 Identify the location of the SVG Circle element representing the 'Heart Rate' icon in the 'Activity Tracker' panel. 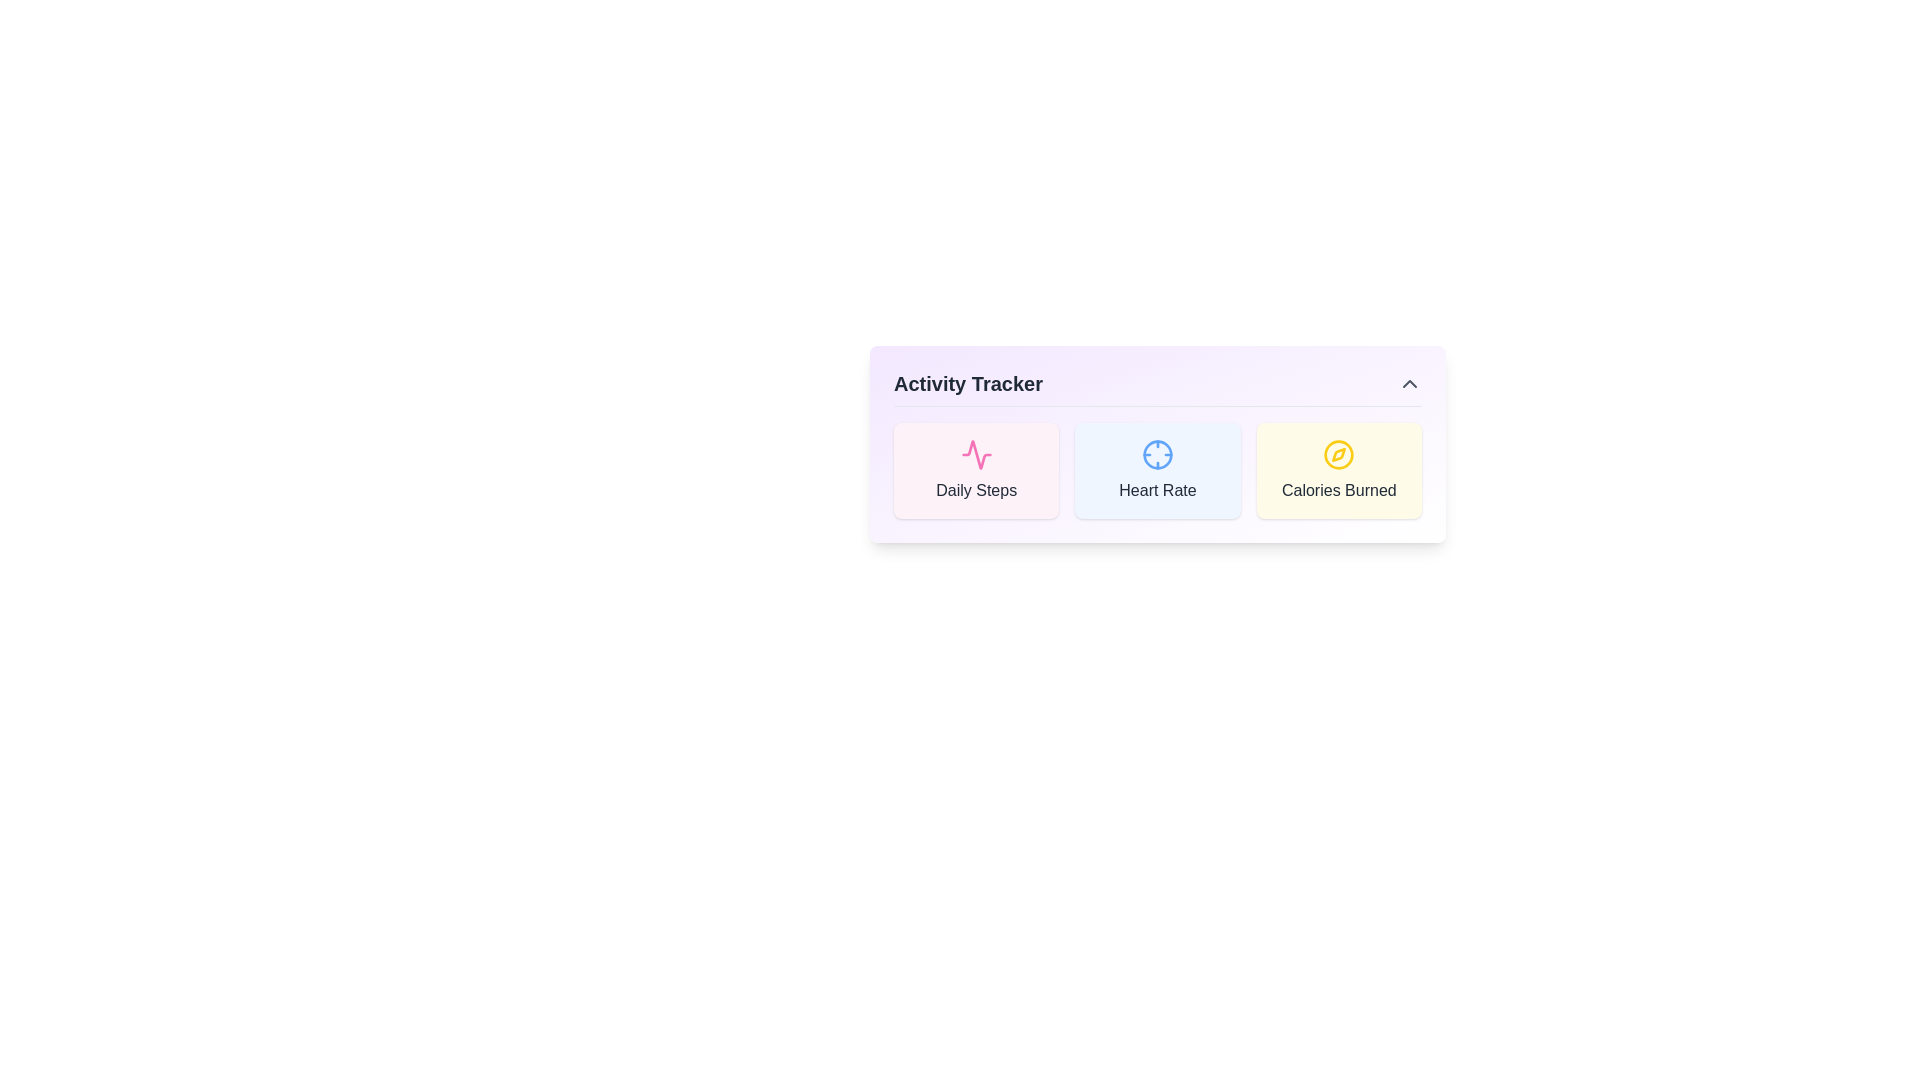
(1157, 455).